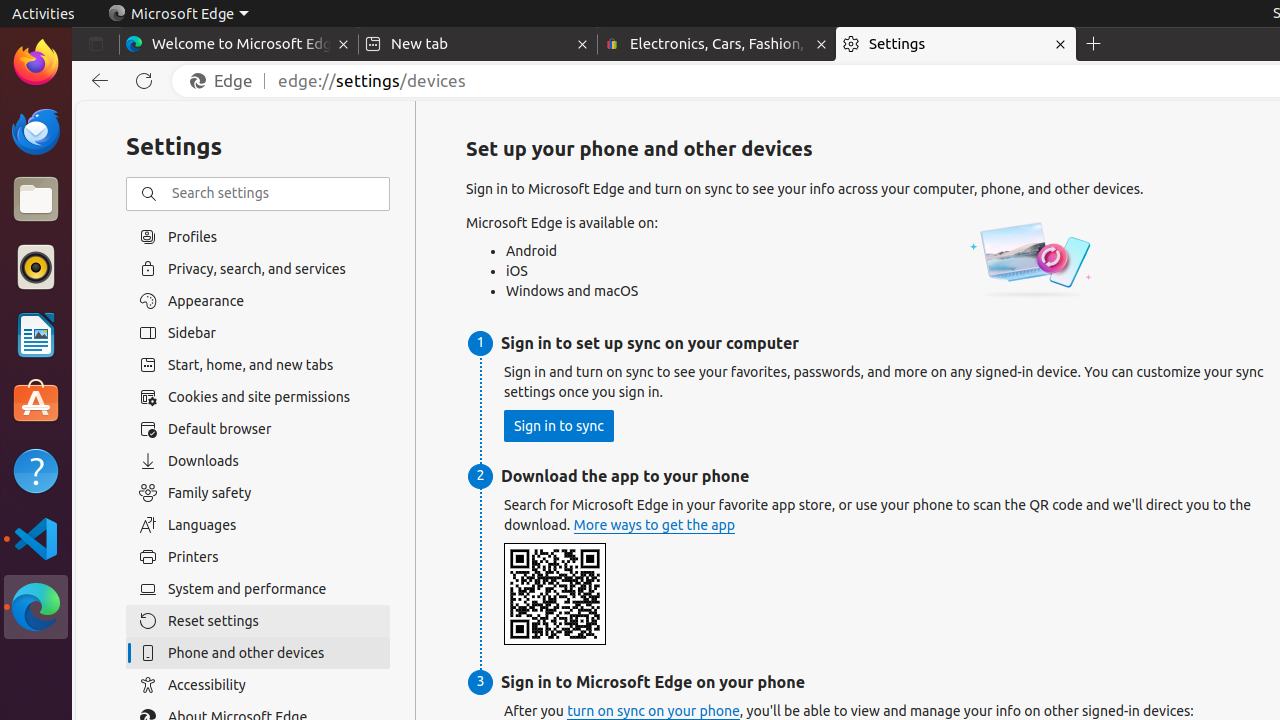 The width and height of the screenshot is (1280, 720). I want to click on 'Rhythmbox', so click(35, 265).